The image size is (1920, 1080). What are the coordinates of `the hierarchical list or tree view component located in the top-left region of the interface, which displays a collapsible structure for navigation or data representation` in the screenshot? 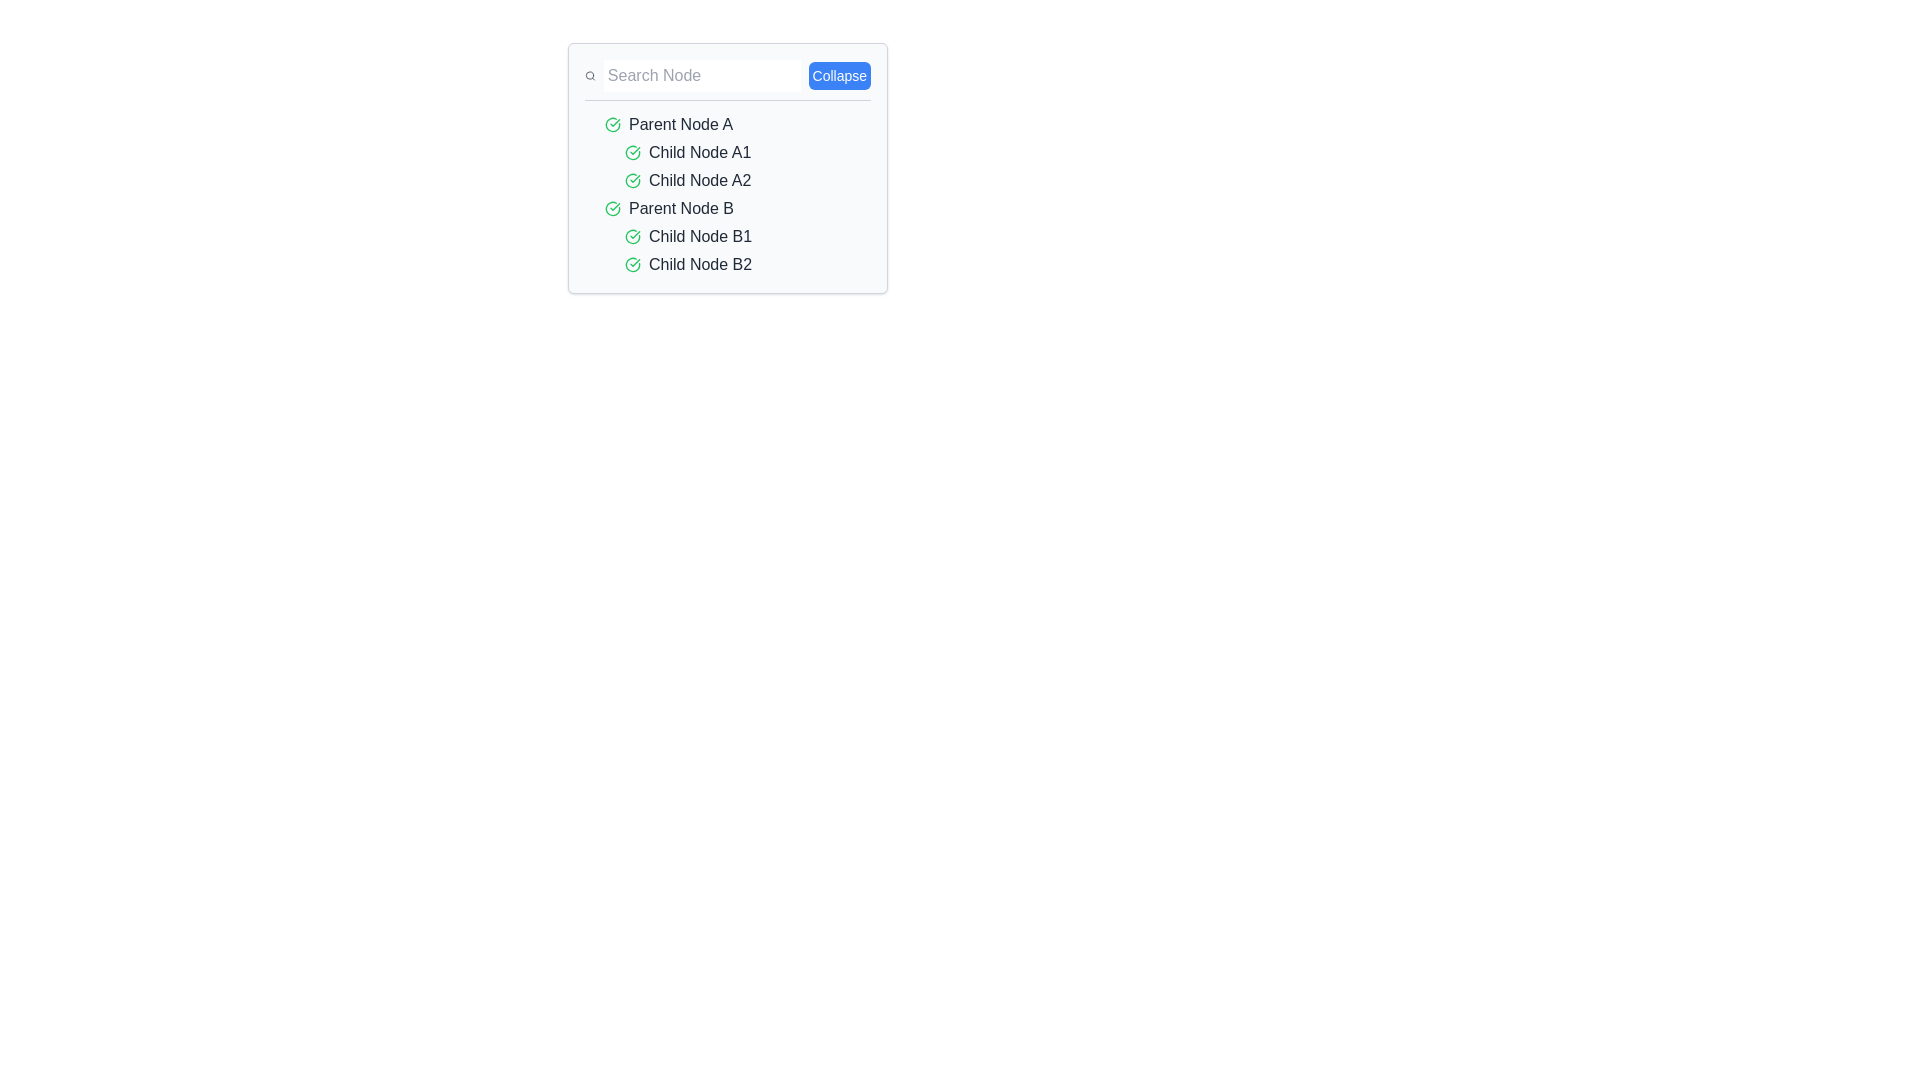 It's located at (727, 167).